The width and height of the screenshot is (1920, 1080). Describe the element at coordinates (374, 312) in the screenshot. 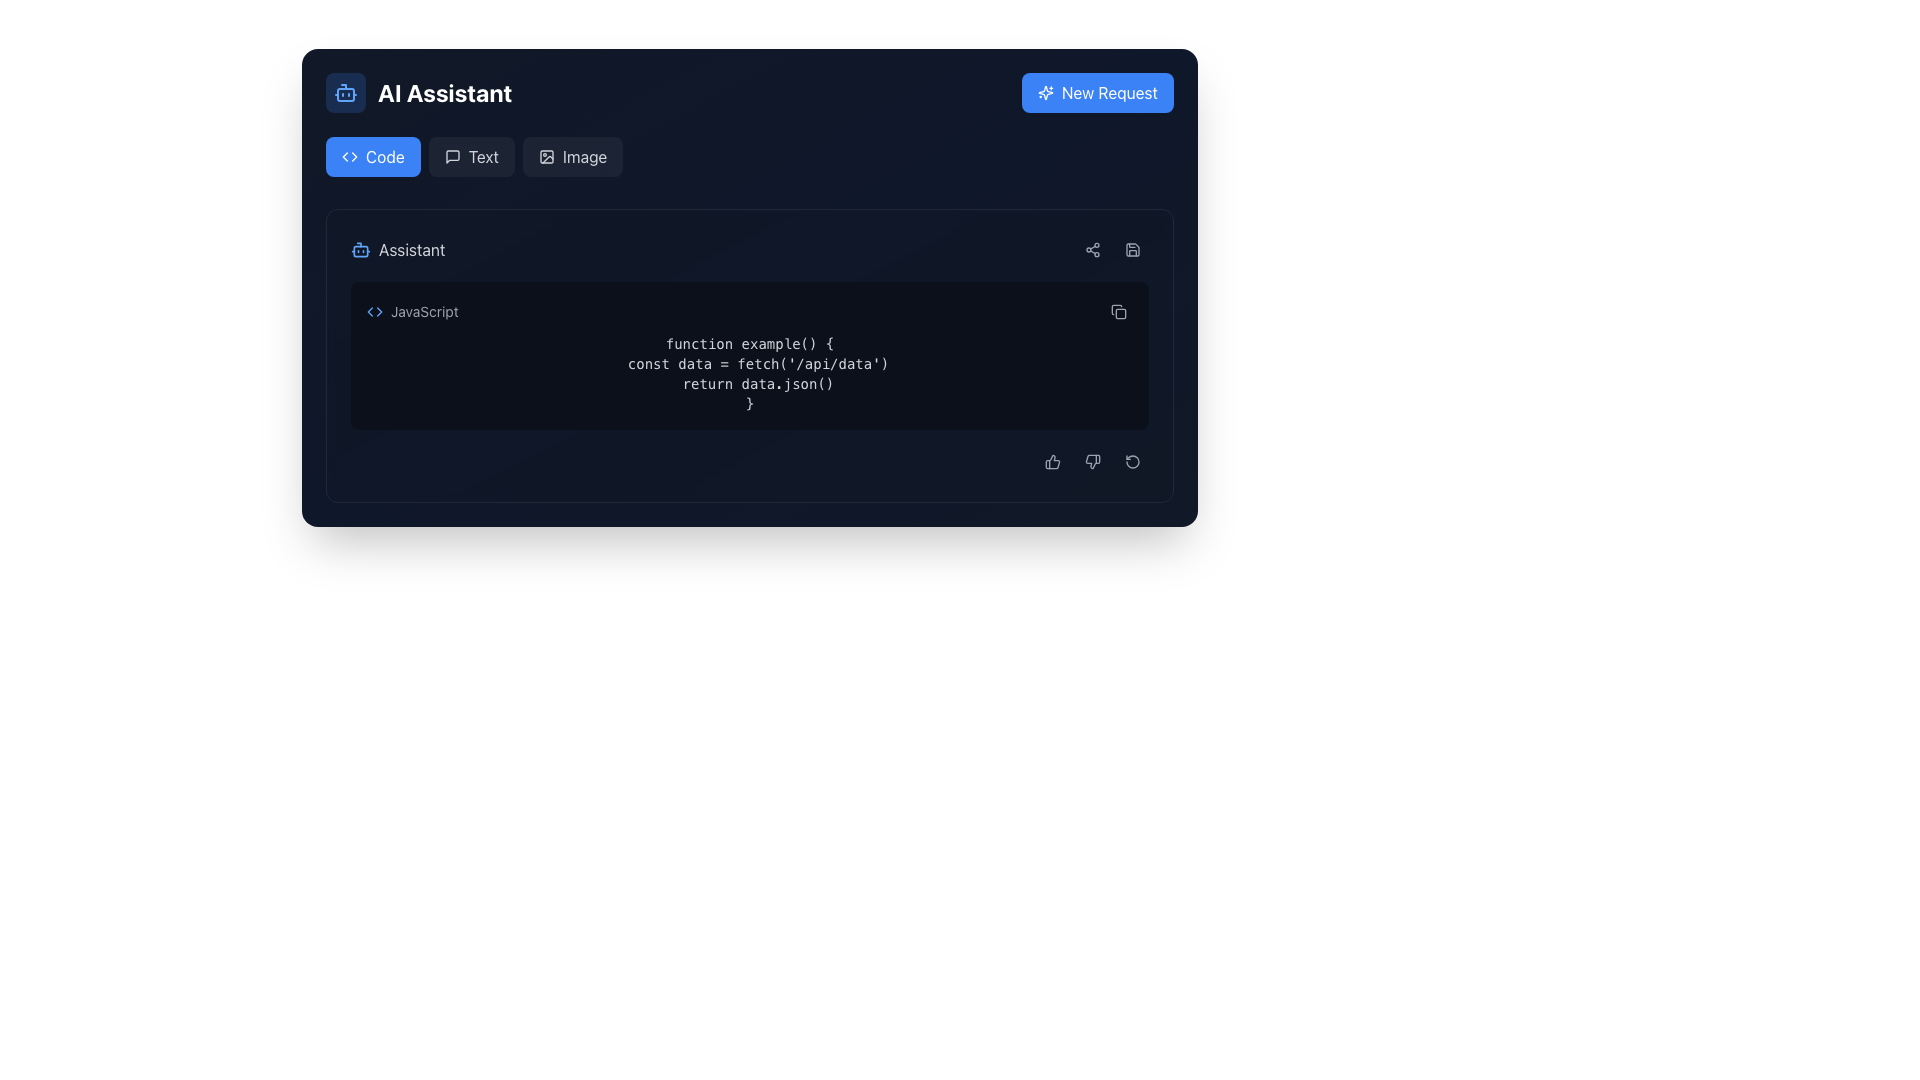

I see `the small blue icon styled with a code symbol located next to the 'JavaScript' text` at that location.